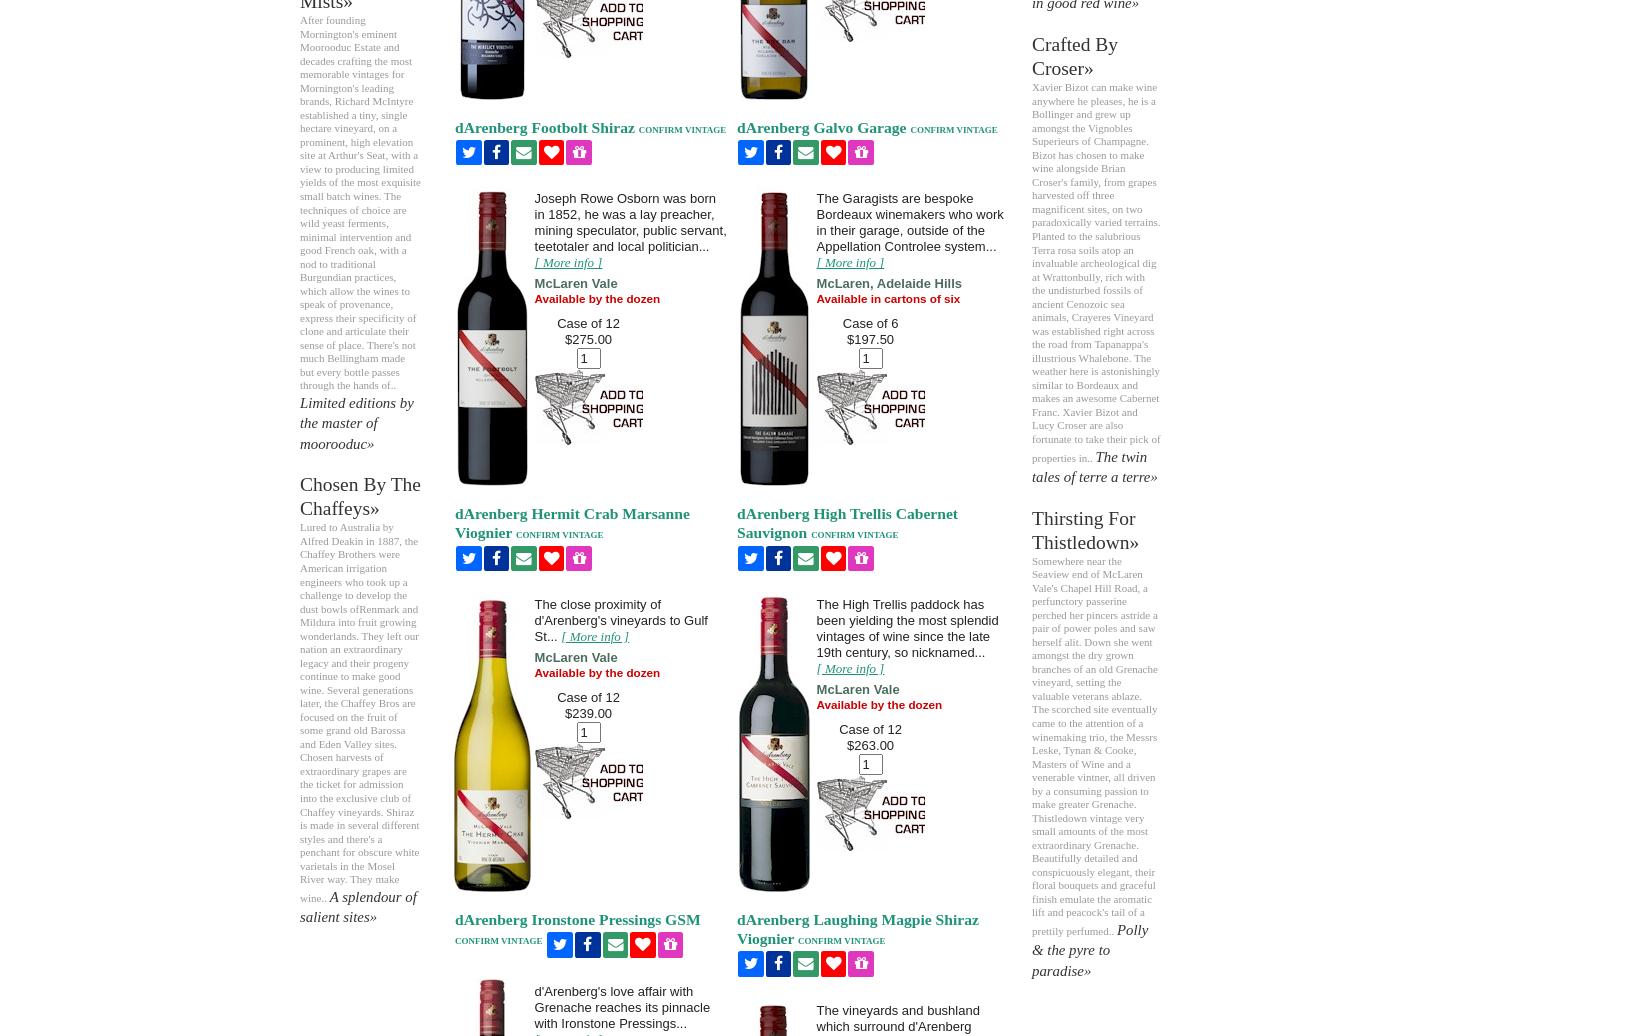  What do you see at coordinates (628, 222) in the screenshot?
I see `'Joseph Rowe Osborn was born in 1852, he was a lay preacher, mining speculator, public servant, teetotaler and local politician...'` at bounding box center [628, 222].